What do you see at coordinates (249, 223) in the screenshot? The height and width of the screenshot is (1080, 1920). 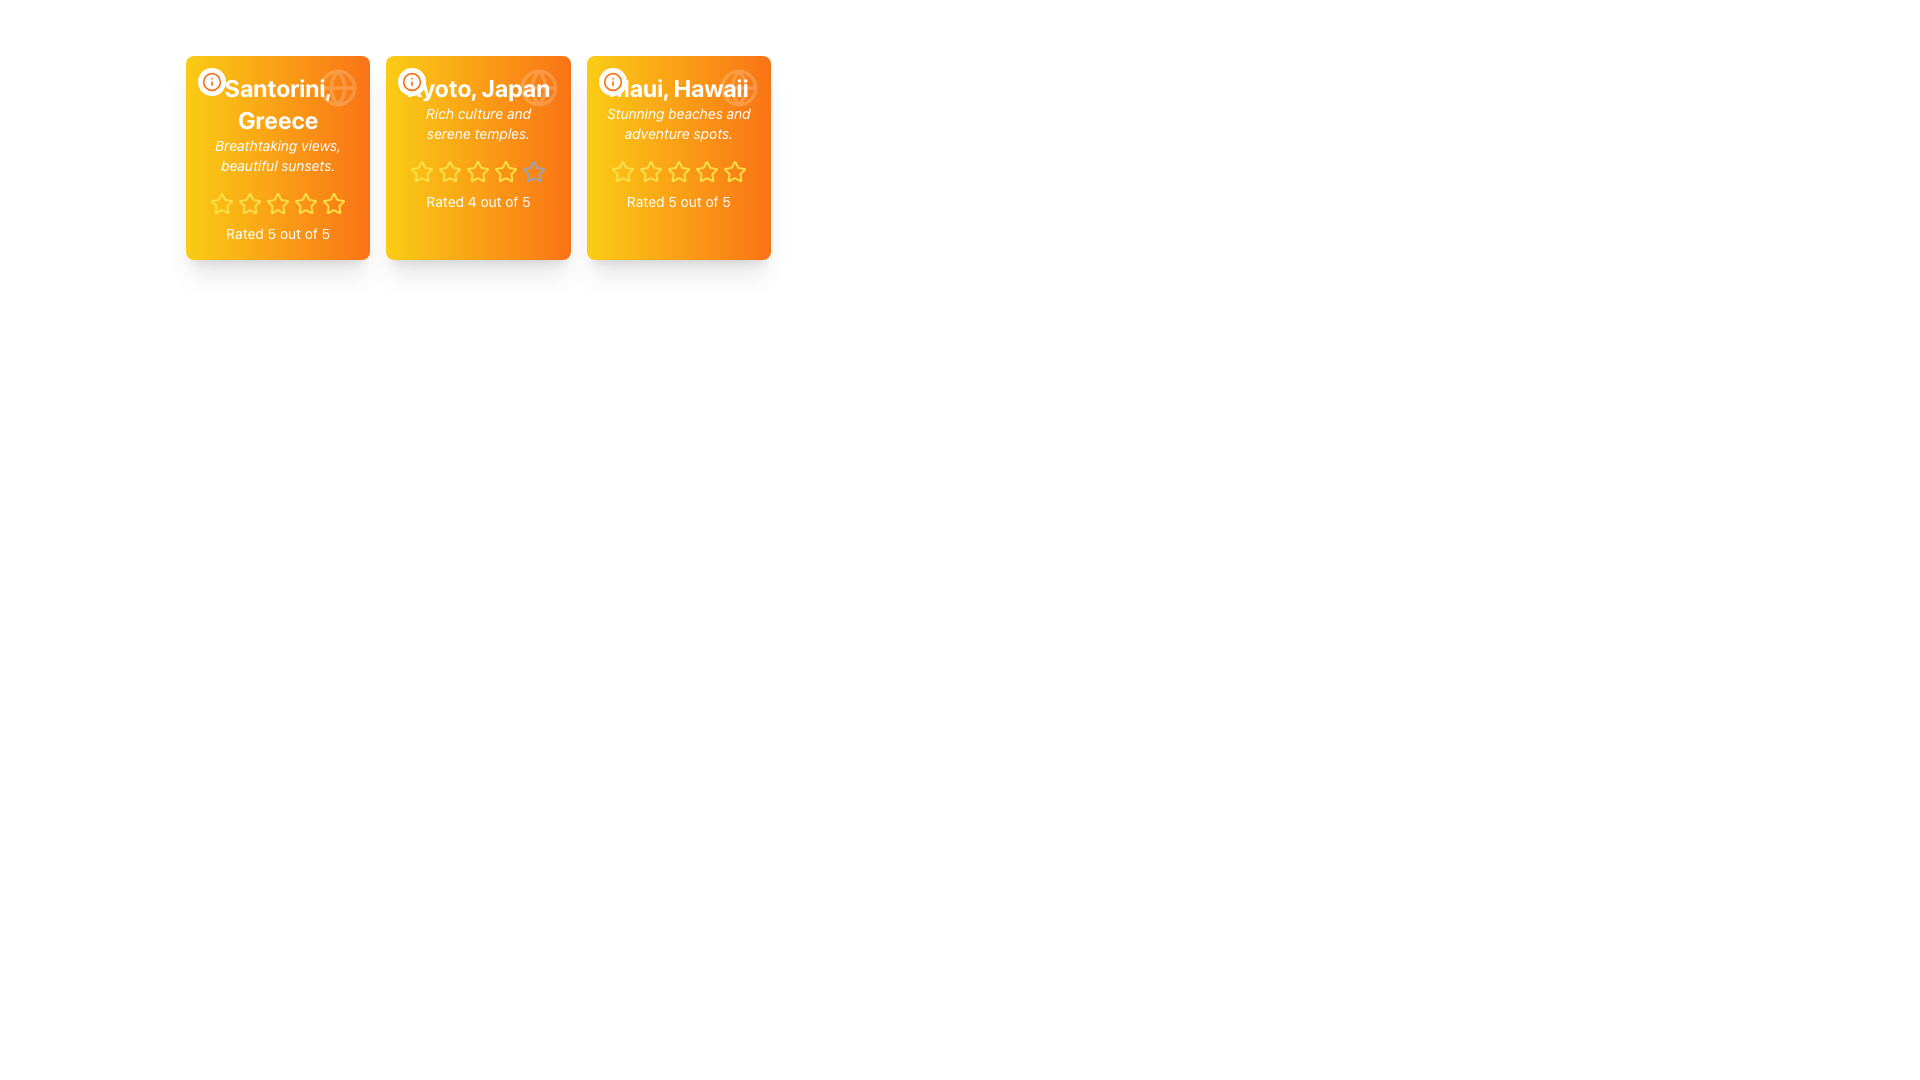 I see `across the first star icon in the rating system` at bounding box center [249, 223].